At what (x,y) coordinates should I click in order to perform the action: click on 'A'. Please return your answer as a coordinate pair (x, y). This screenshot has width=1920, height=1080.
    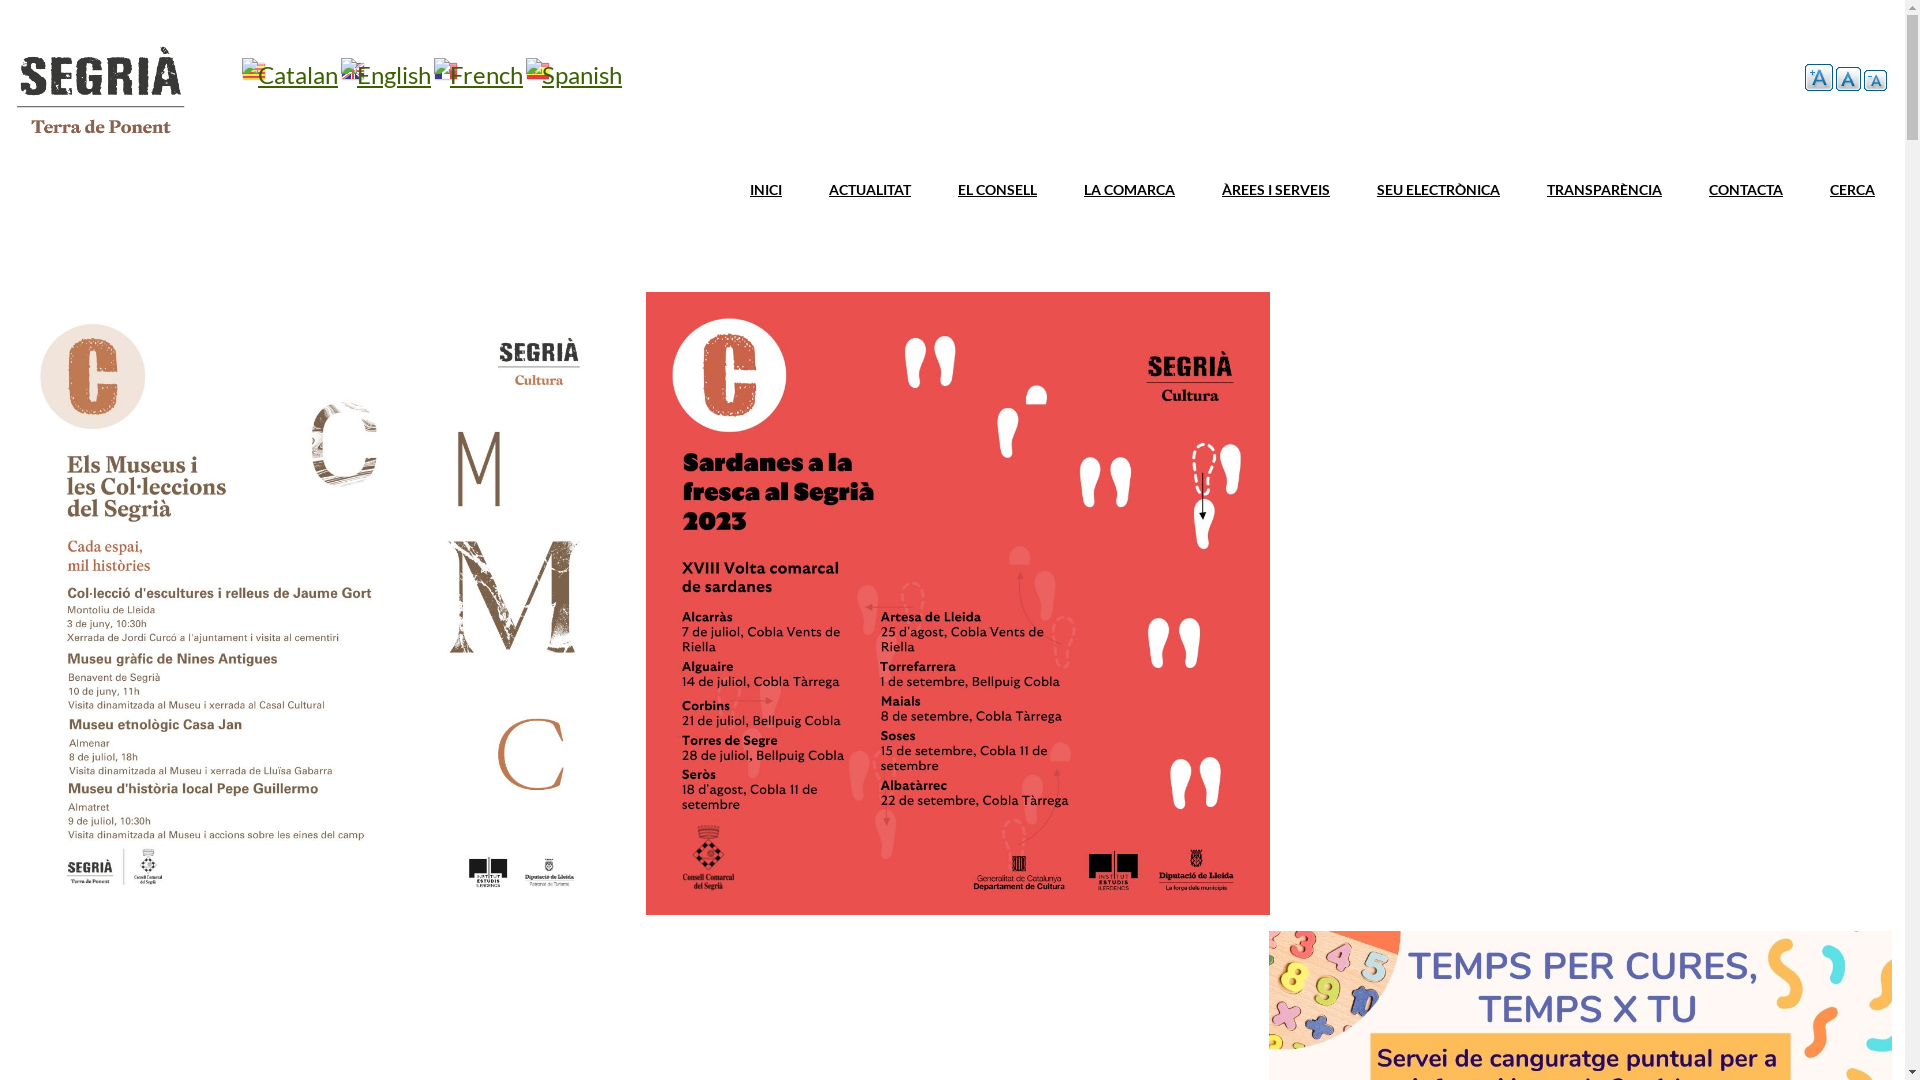
    Looking at the image, I should click on (1847, 77).